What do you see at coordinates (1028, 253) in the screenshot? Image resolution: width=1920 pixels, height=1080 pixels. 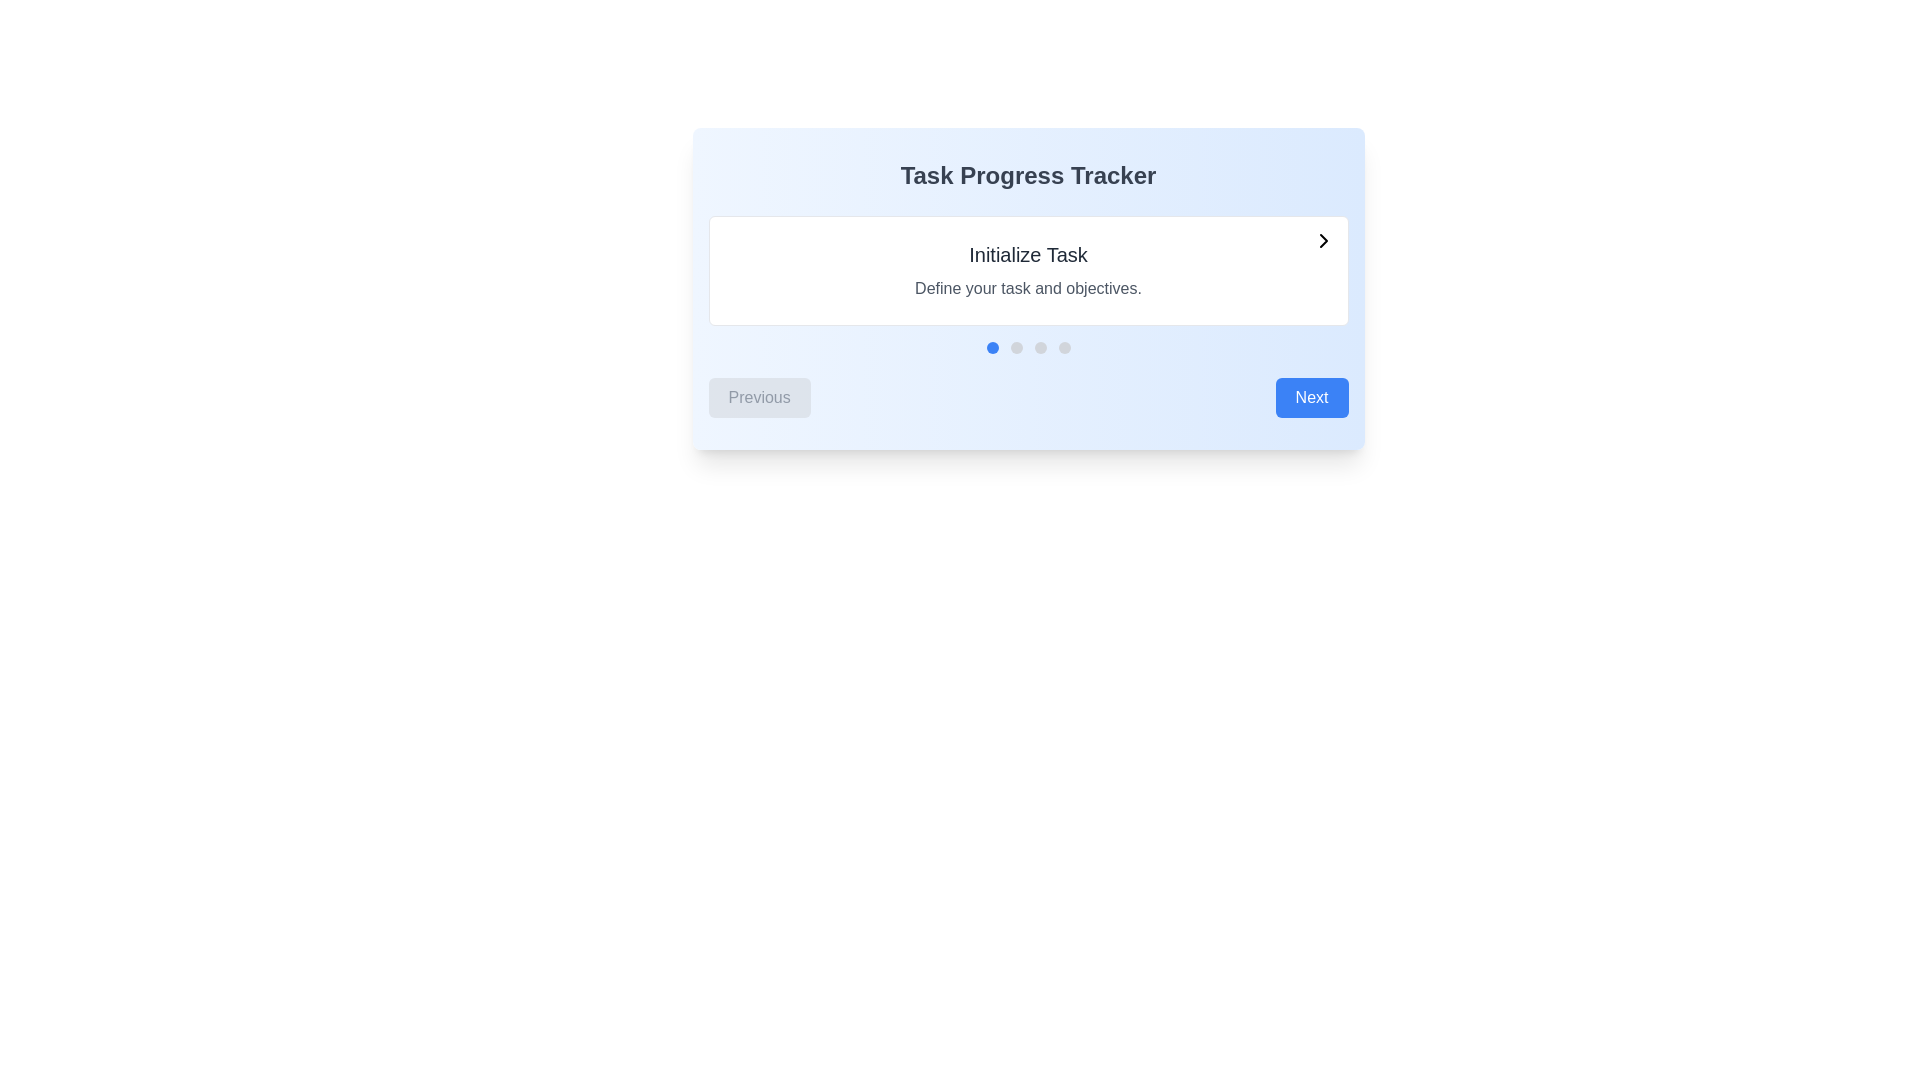 I see `the bold text label heading 'Initialize Task' which is displayed in large dark gray font above the smaller text line 'Define your task and objectives'` at bounding box center [1028, 253].